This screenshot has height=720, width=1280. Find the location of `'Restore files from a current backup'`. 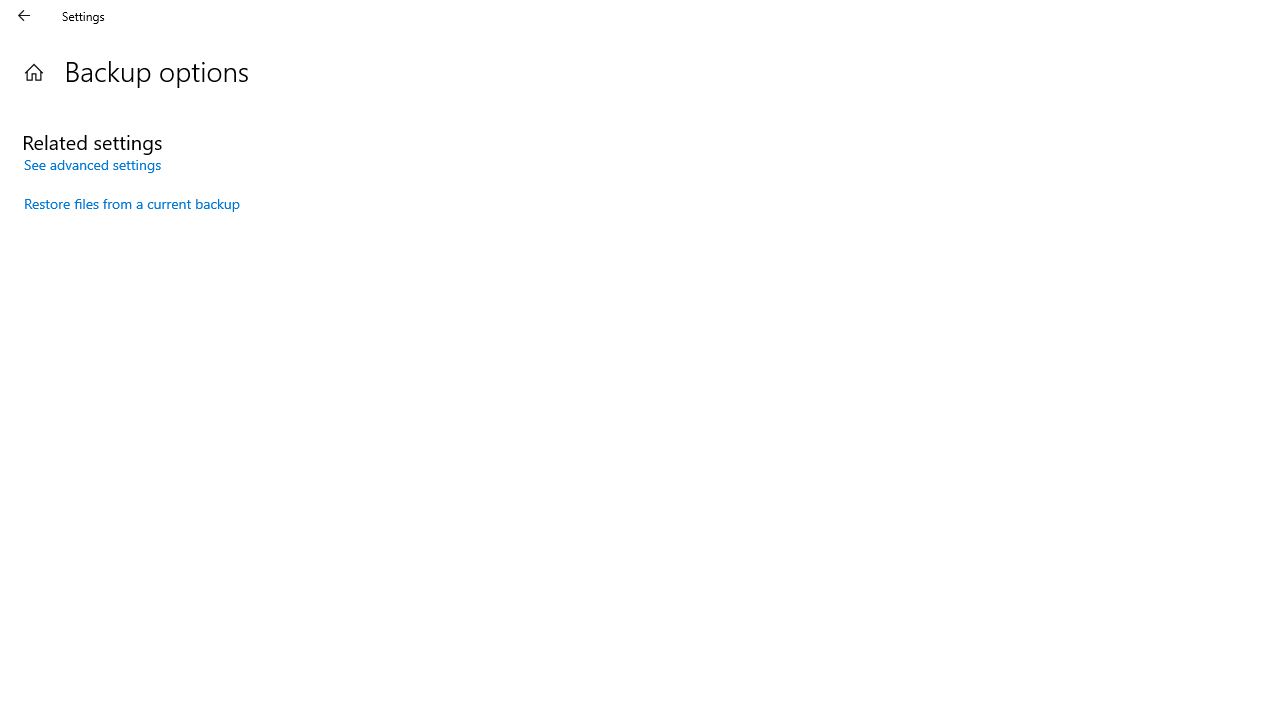

'Restore files from a current backup' is located at coordinates (131, 203).